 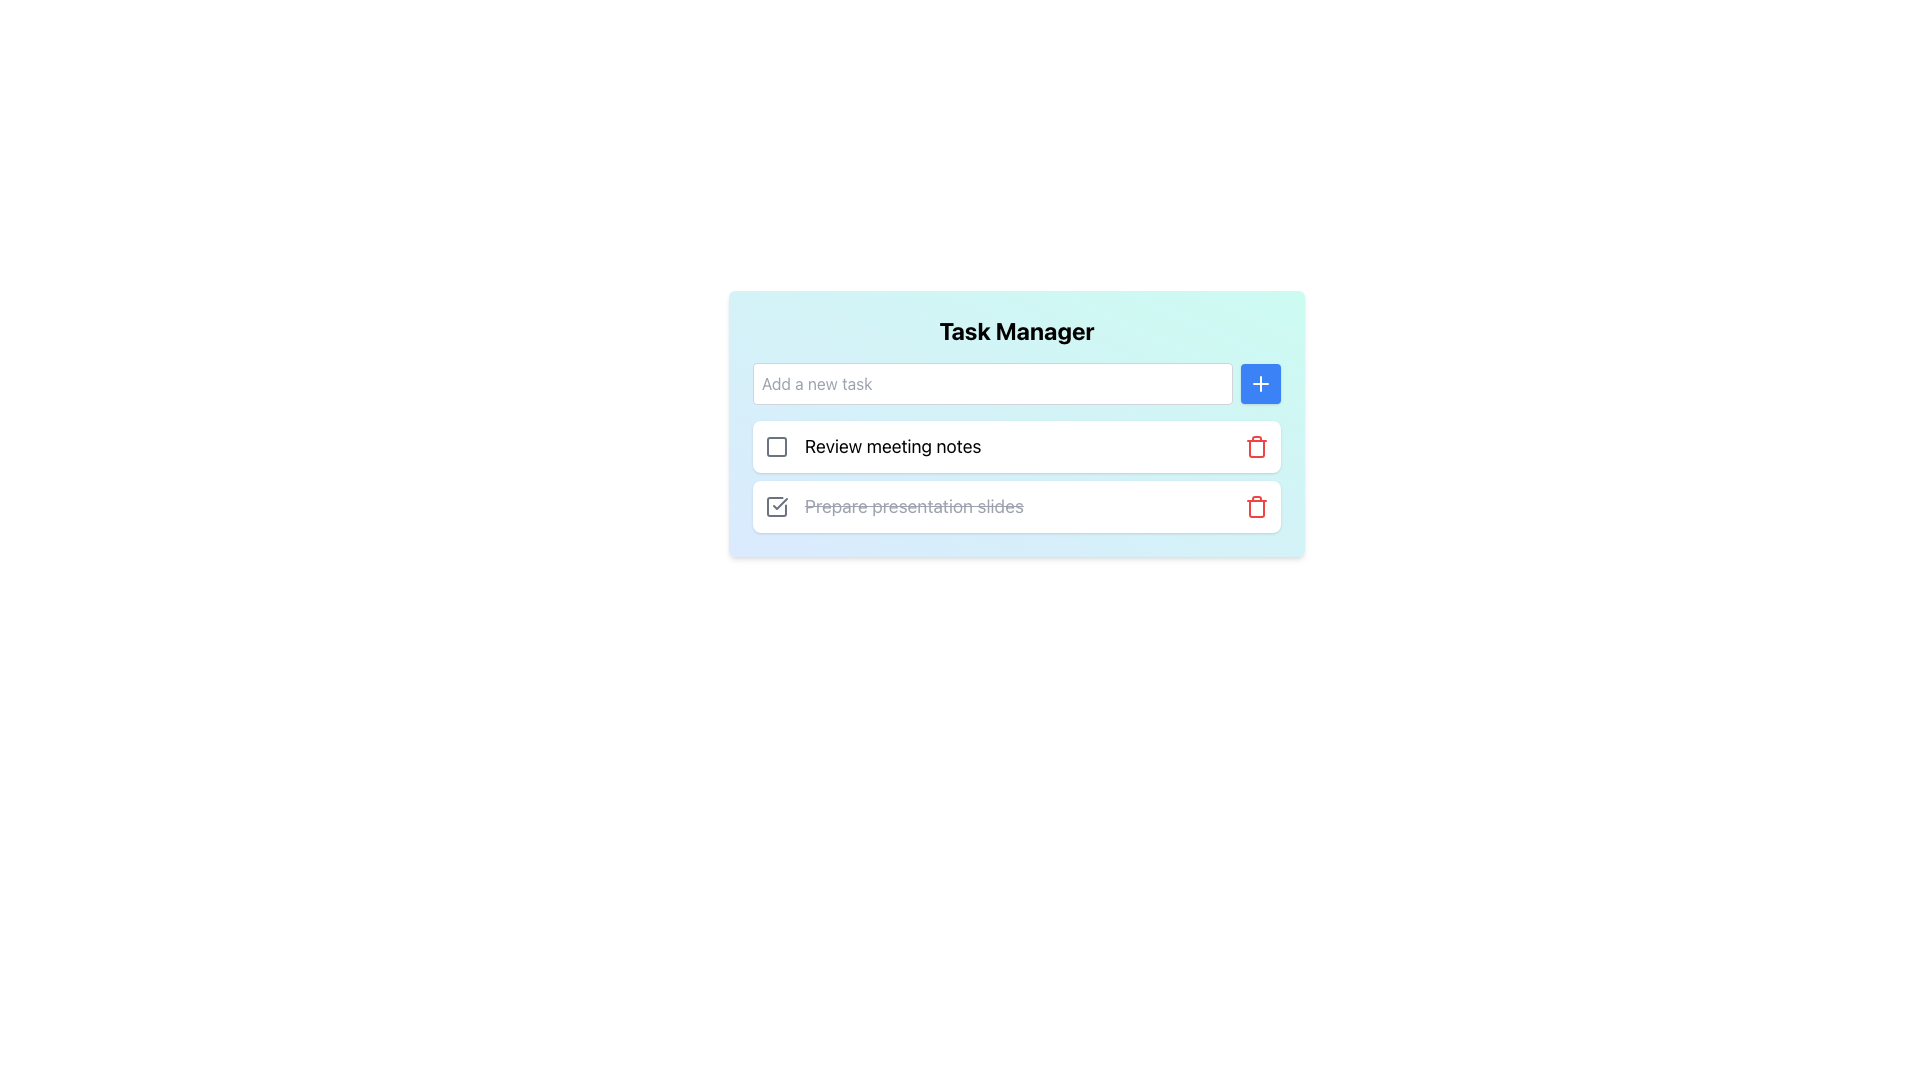 What do you see at coordinates (1256, 505) in the screenshot?
I see `the delete Icon button located at the far right of the task entry row titled 'Prepare presentation slides'` at bounding box center [1256, 505].